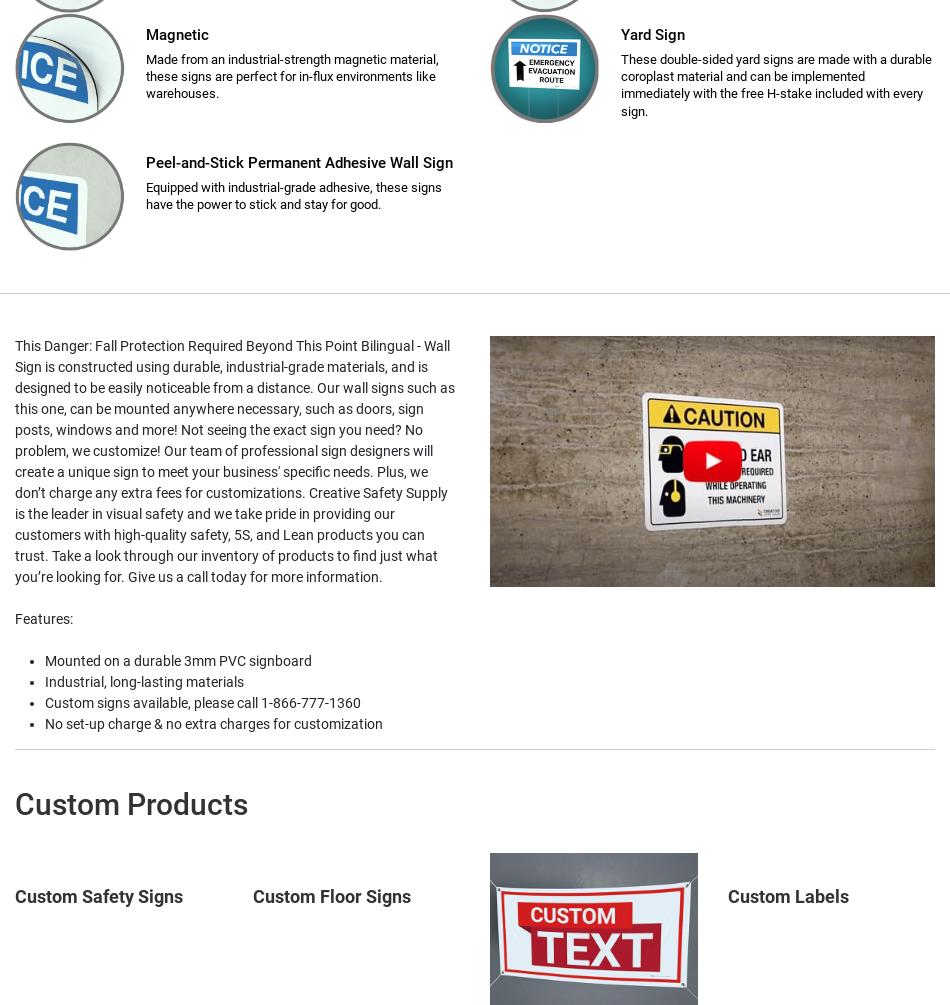 The width and height of the screenshot is (950, 1005). I want to click on 'Yard Sign', so click(653, 33).